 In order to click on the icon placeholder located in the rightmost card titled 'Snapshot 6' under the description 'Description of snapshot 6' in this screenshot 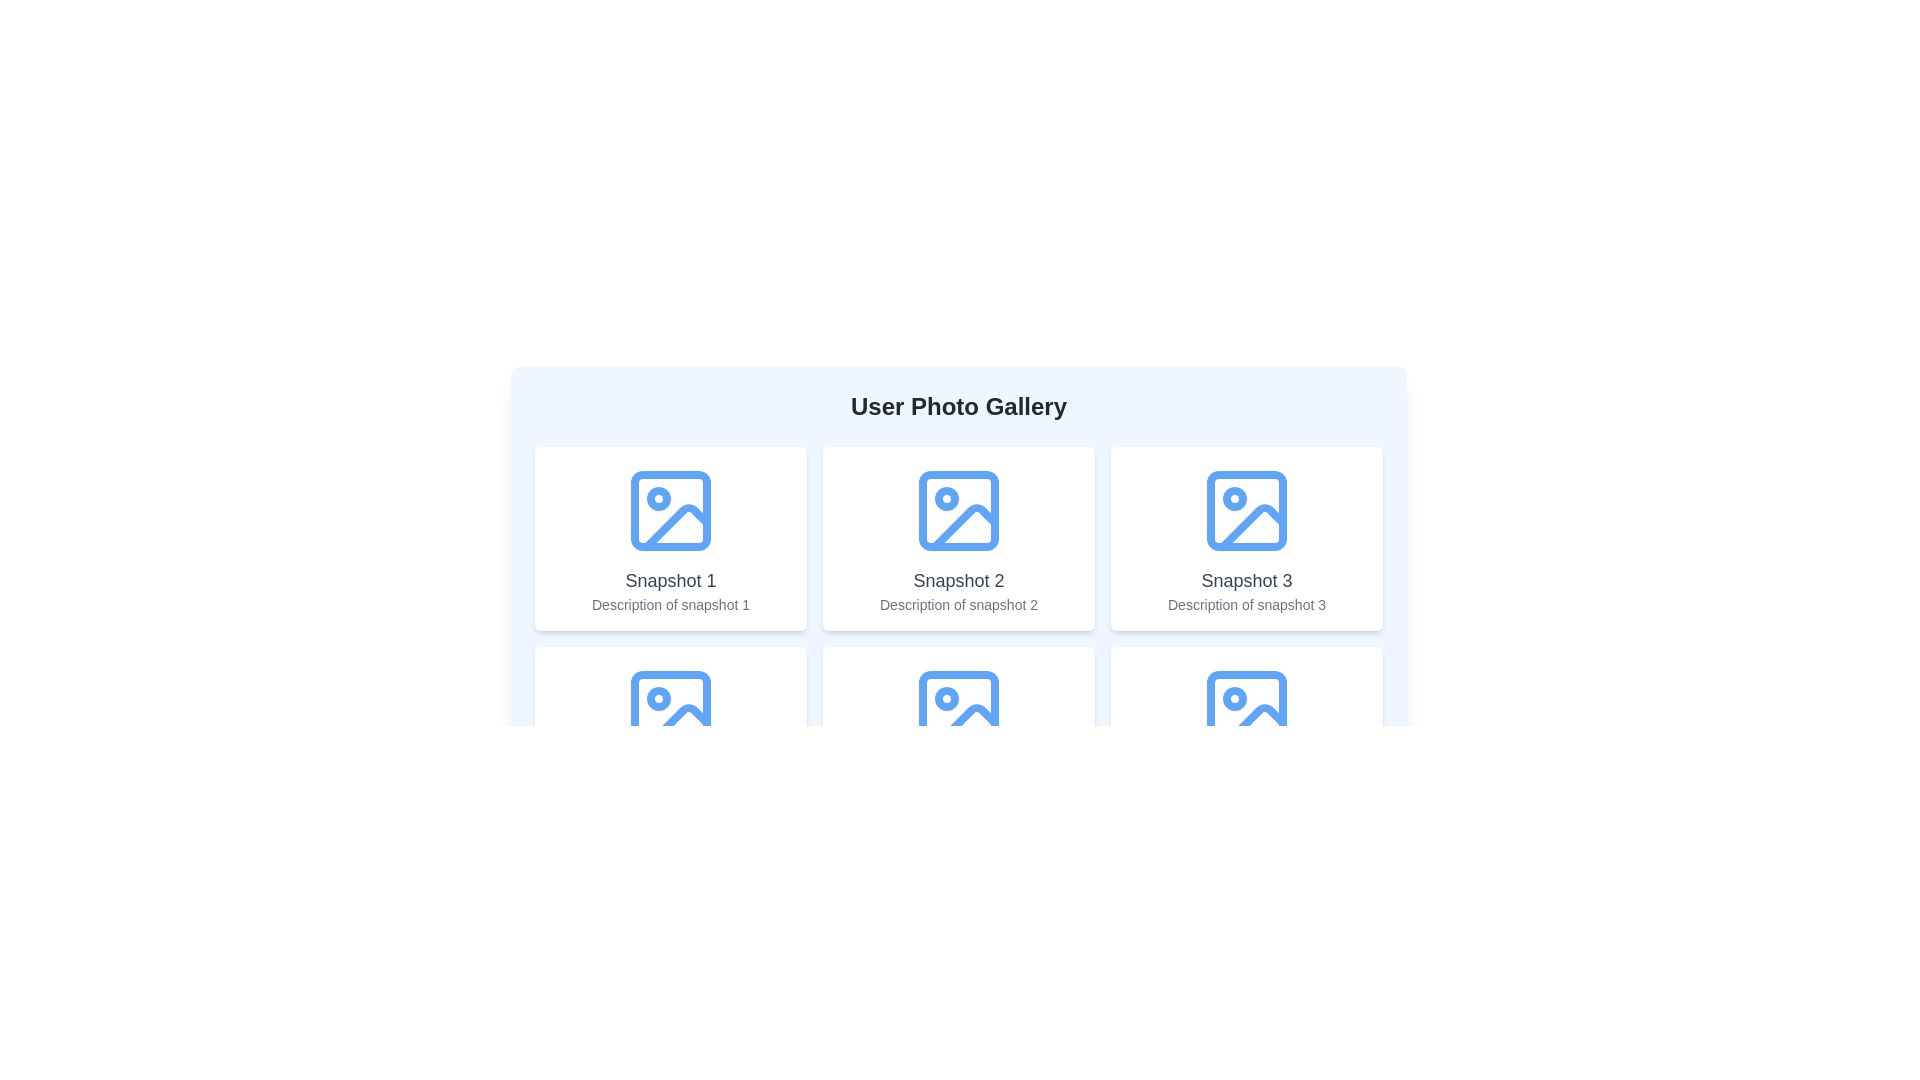, I will do `click(1246, 709)`.